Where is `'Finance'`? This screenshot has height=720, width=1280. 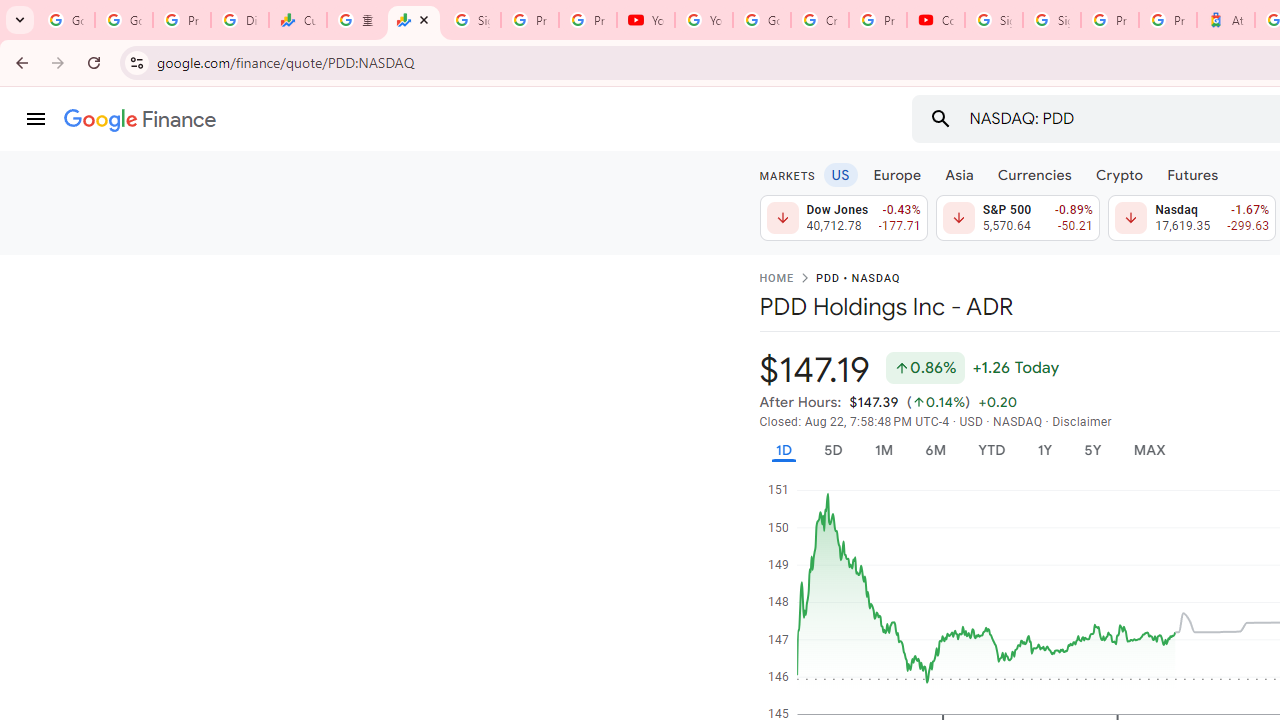
'Finance' is located at coordinates (139, 120).